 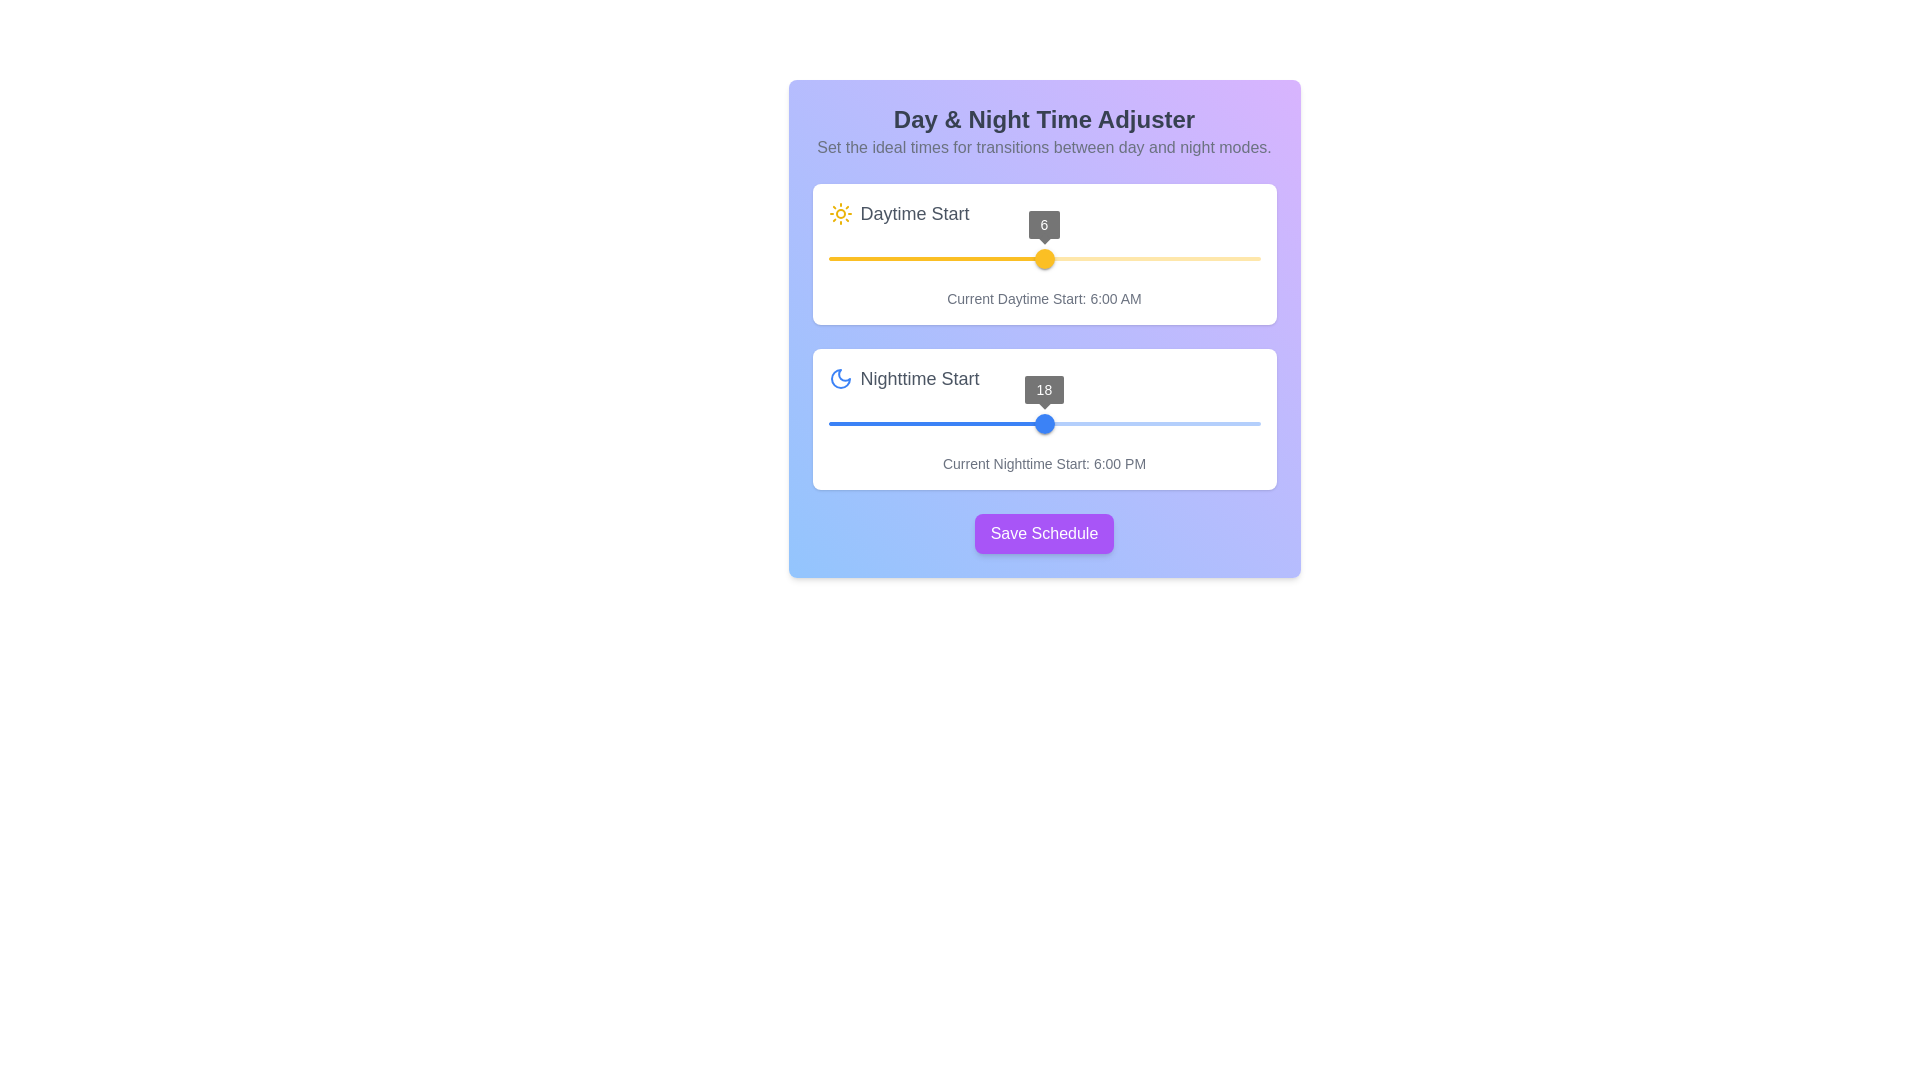 I want to click on header text 'Day & Night Time Adjuster' which is displayed in bold, large dark gray font at the top center of the card-like interface, so click(x=1043, y=119).